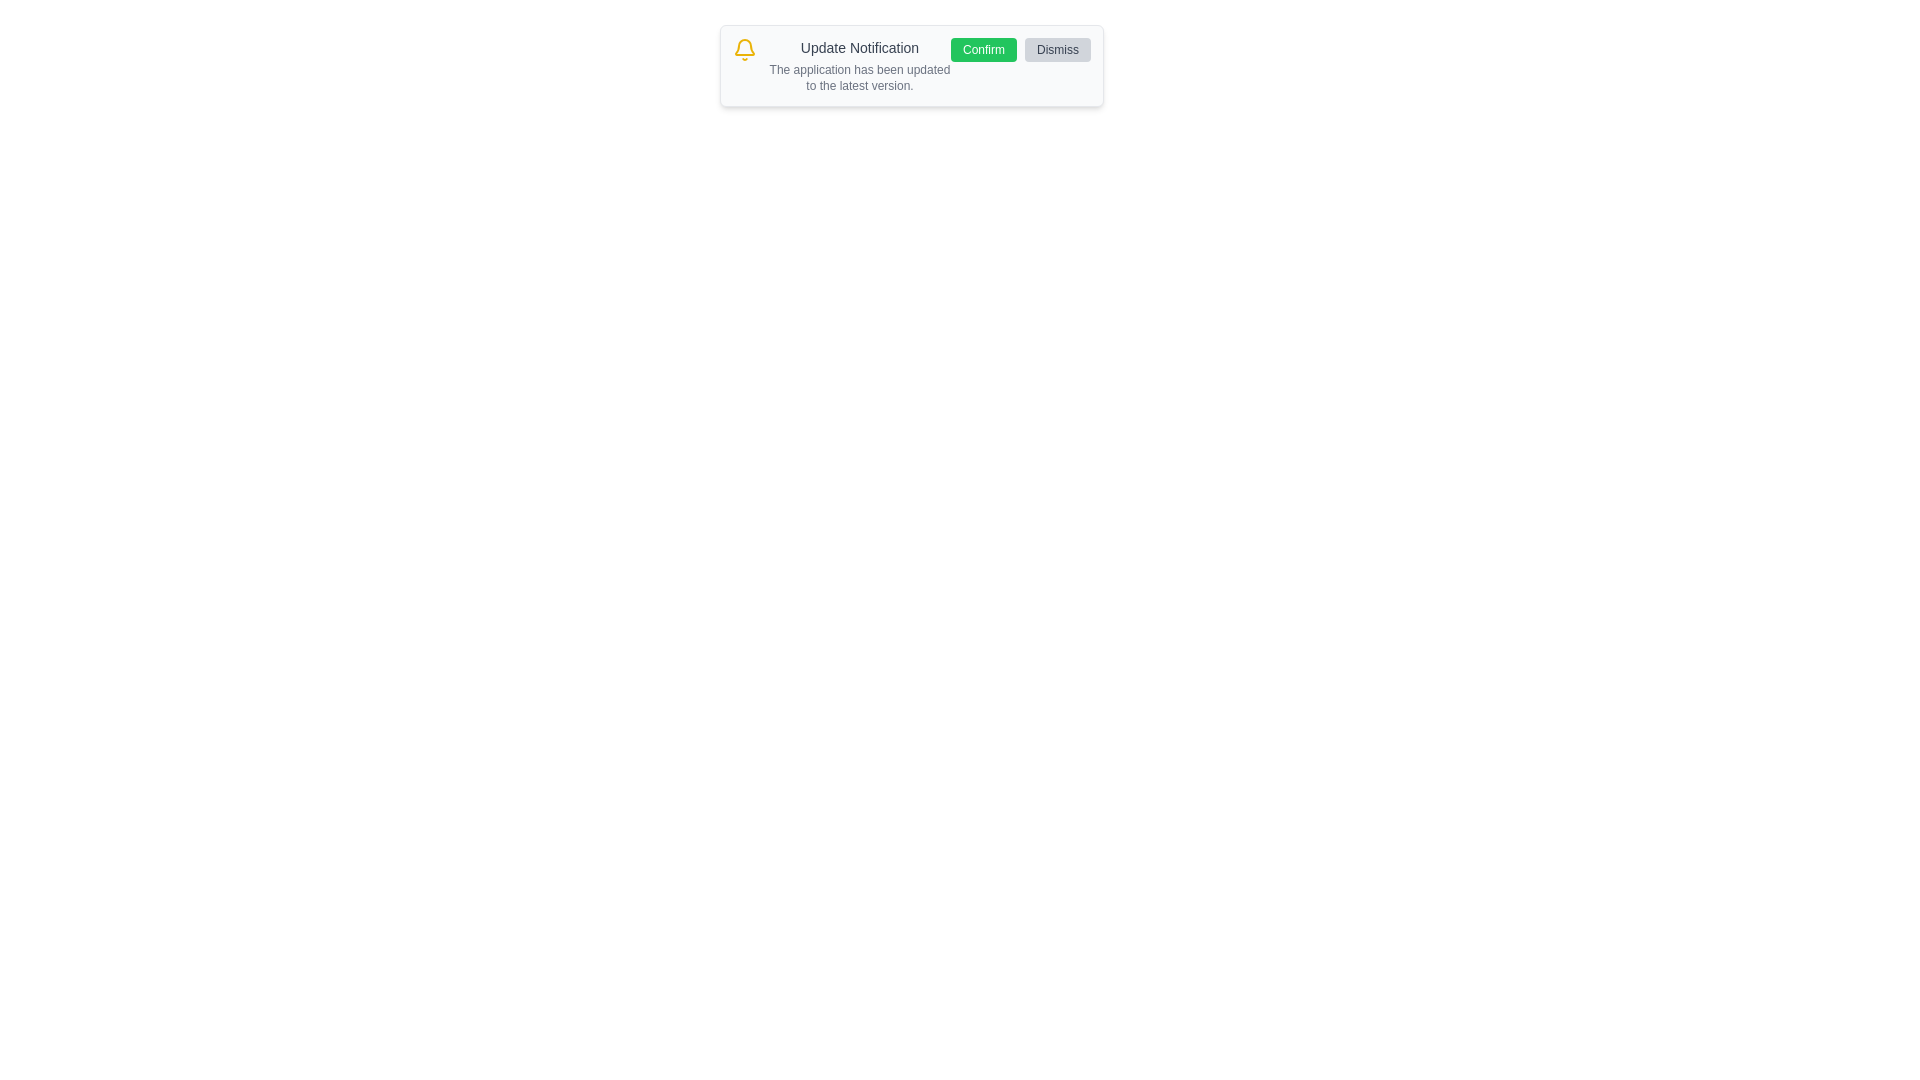 This screenshot has width=1920, height=1080. I want to click on text content of the text label displaying 'The application has been updated to the latest version.' located beneath the 'Update Notification' header, so click(859, 76).